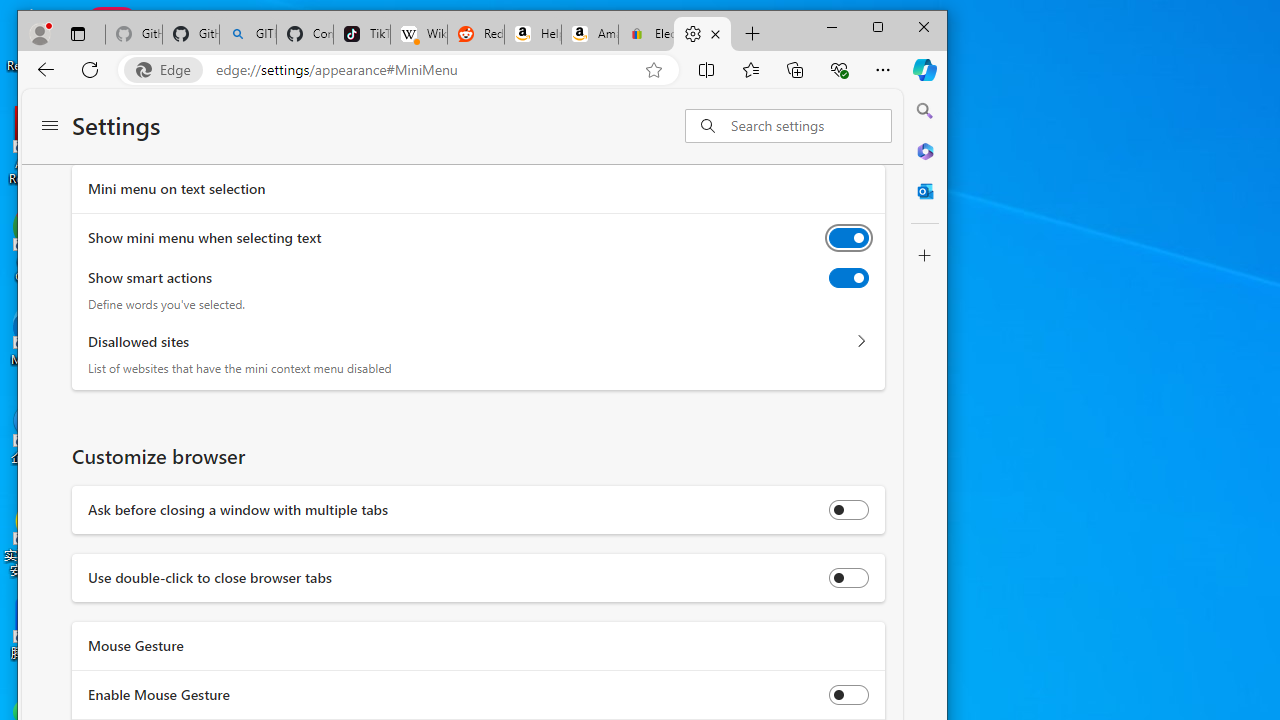  Describe the element at coordinates (417, 34) in the screenshot. I see `'Wikipedia, the free encyclopedia'` at that location.